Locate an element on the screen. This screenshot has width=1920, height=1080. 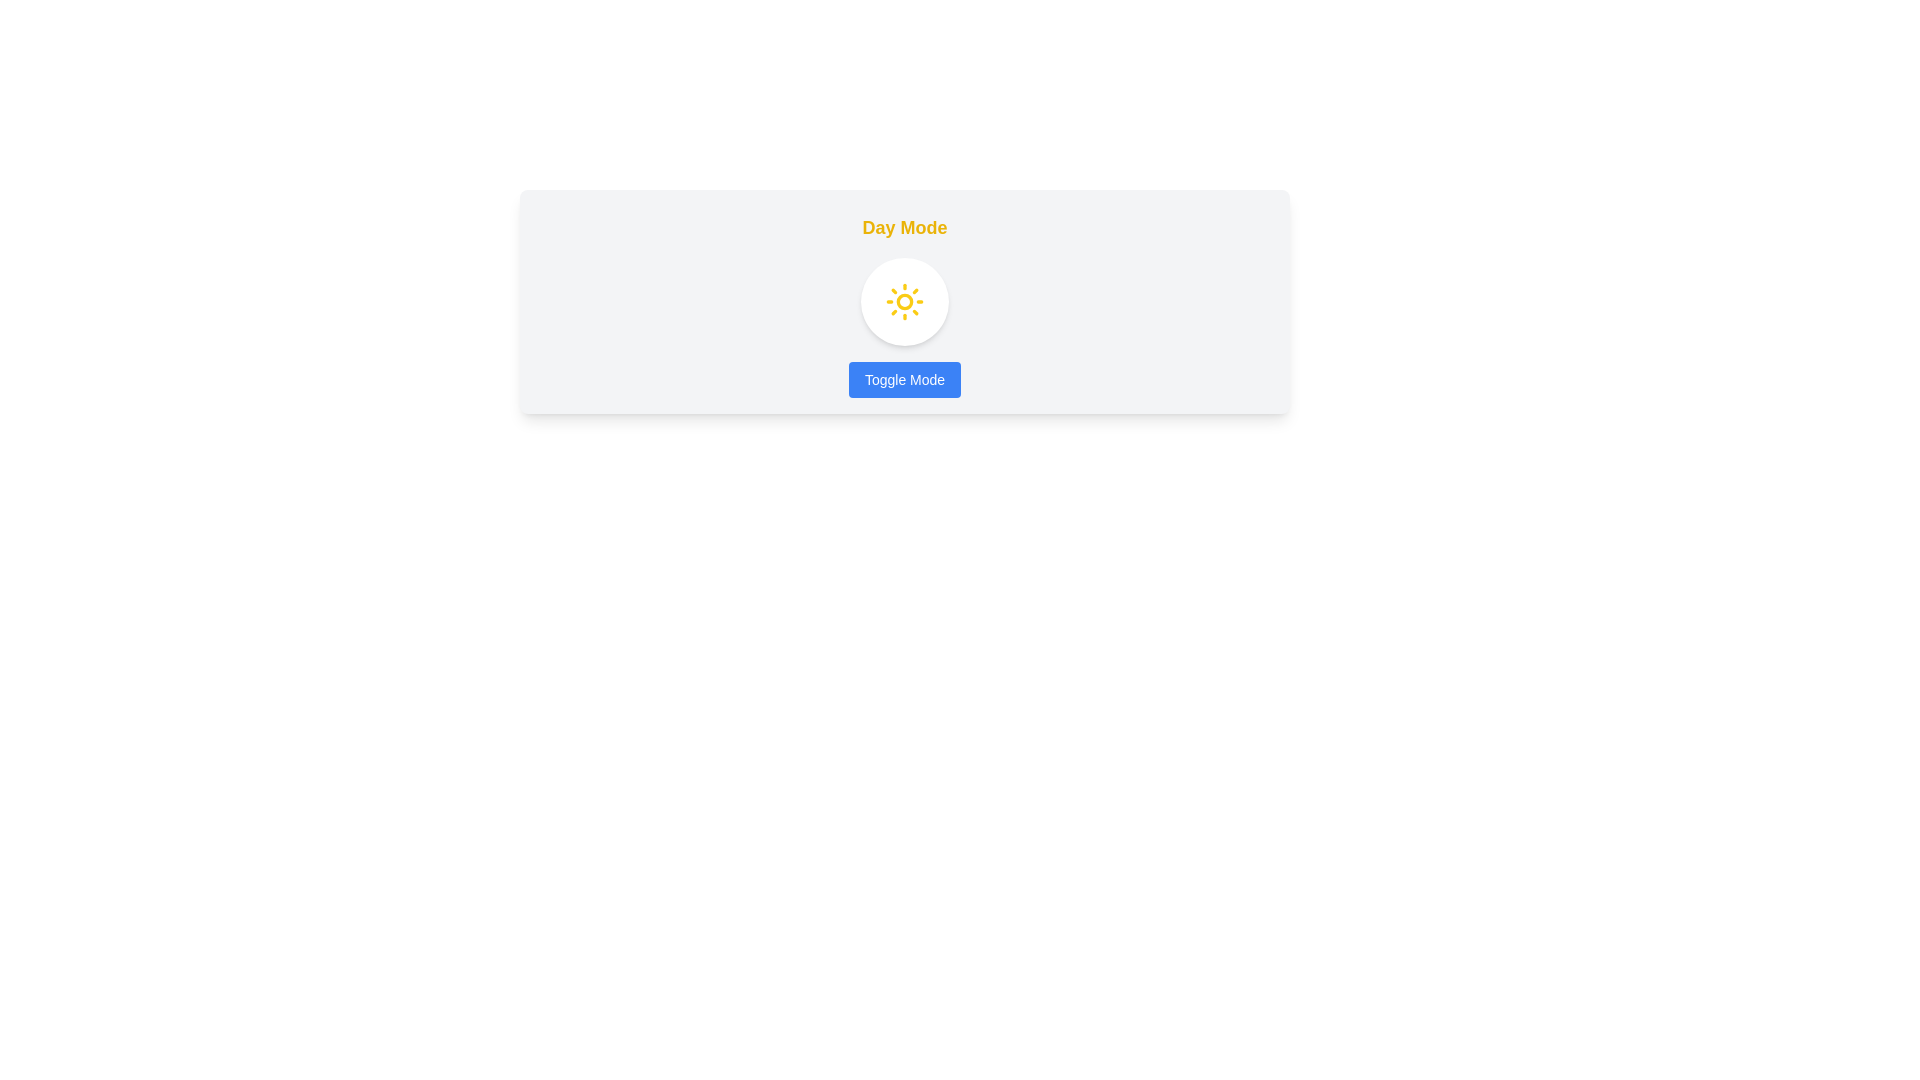
the 'Toggle Mode' button with a blue background and rounded corners, located under the 'Day Mode' title is located at coordinates (903, 380).